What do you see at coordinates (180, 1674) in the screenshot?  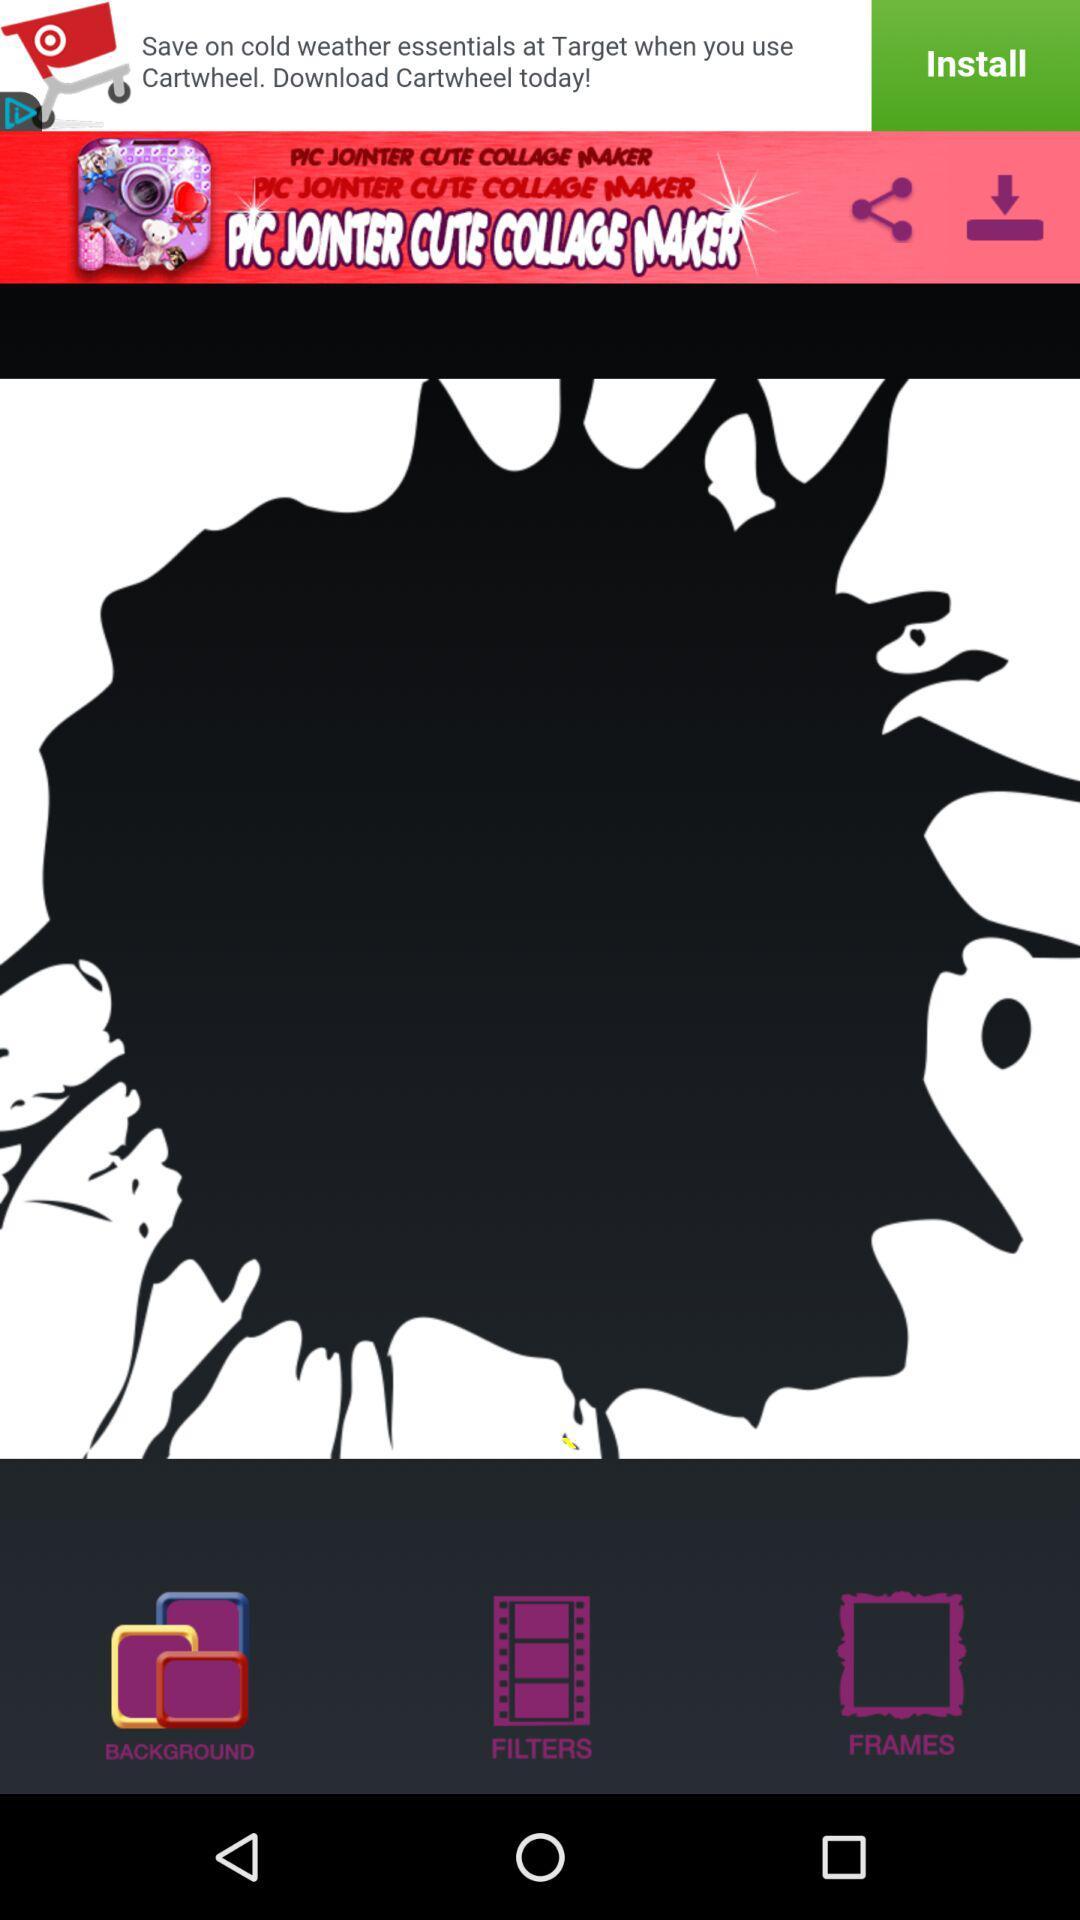 I see `show background options` at bounding box center [180, 1674].